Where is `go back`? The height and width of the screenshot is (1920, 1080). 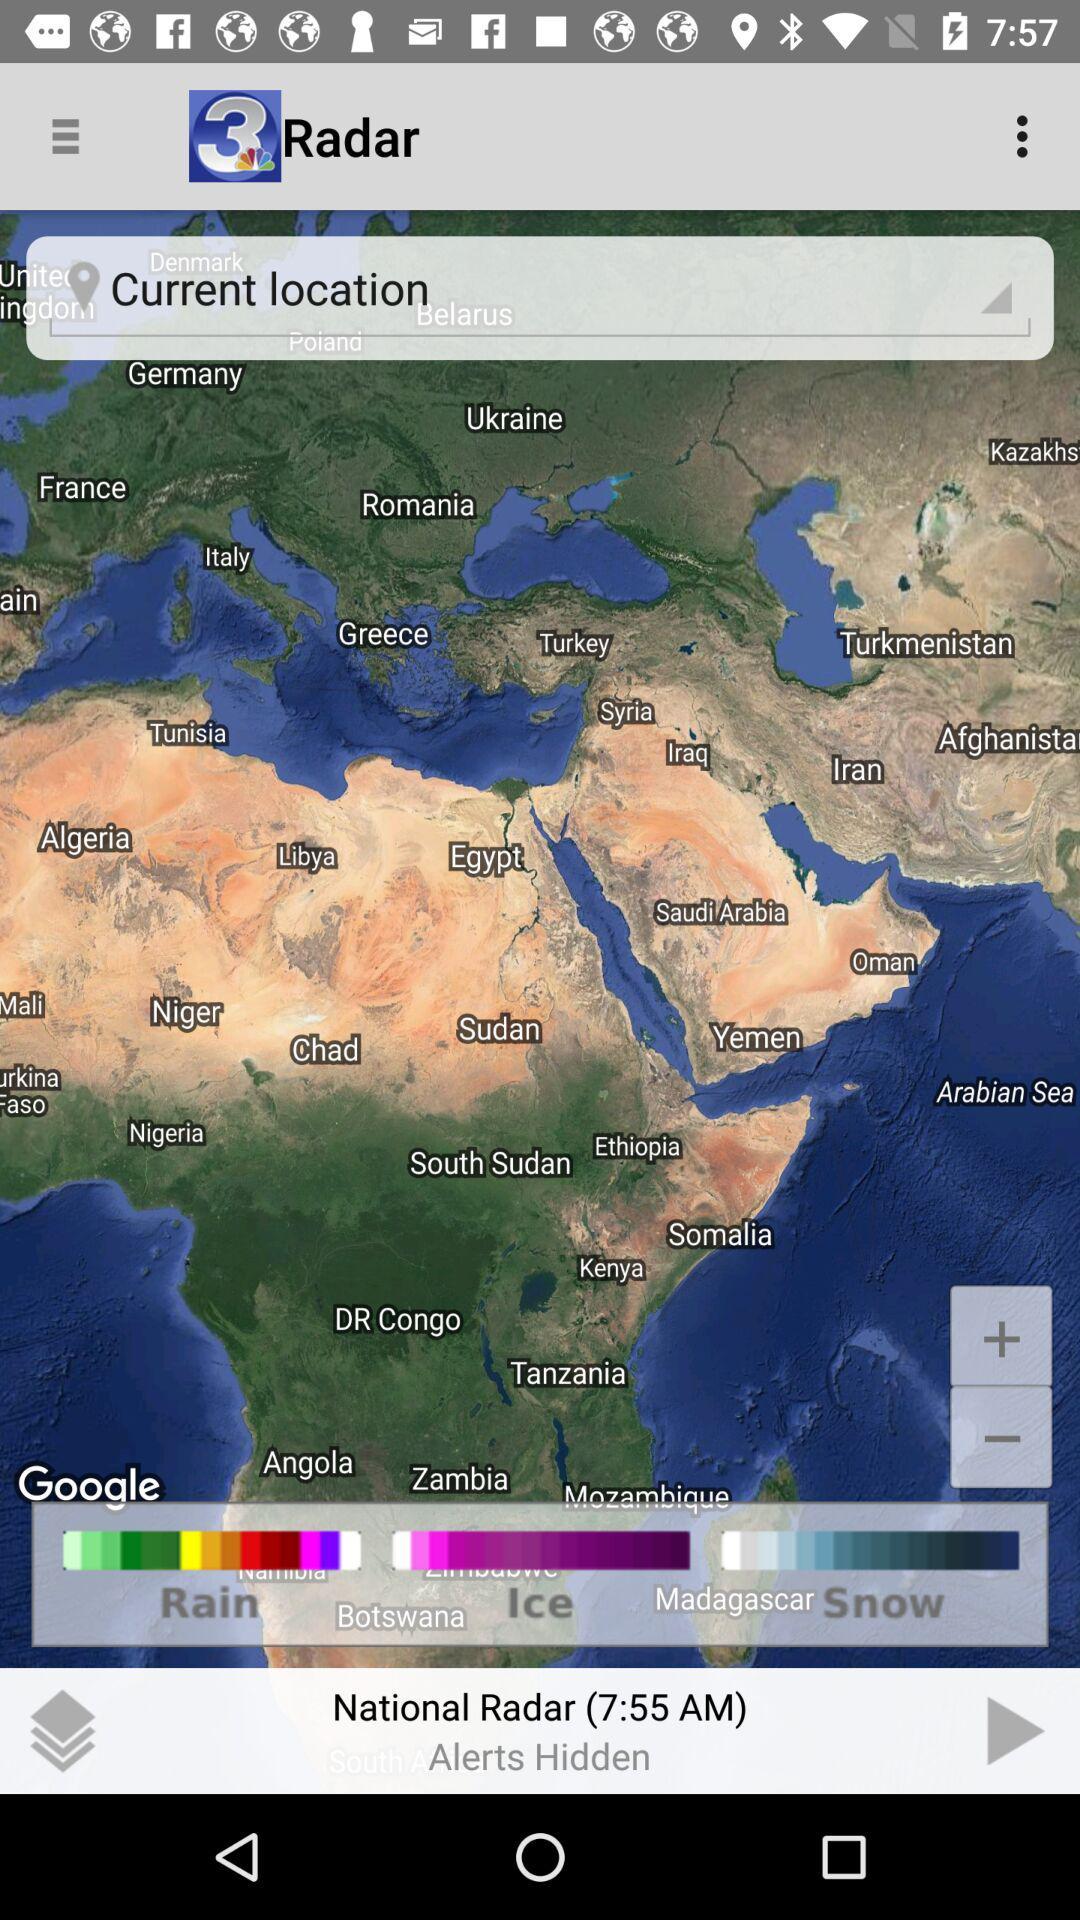 go back is located at coordinates (1017, 1730).